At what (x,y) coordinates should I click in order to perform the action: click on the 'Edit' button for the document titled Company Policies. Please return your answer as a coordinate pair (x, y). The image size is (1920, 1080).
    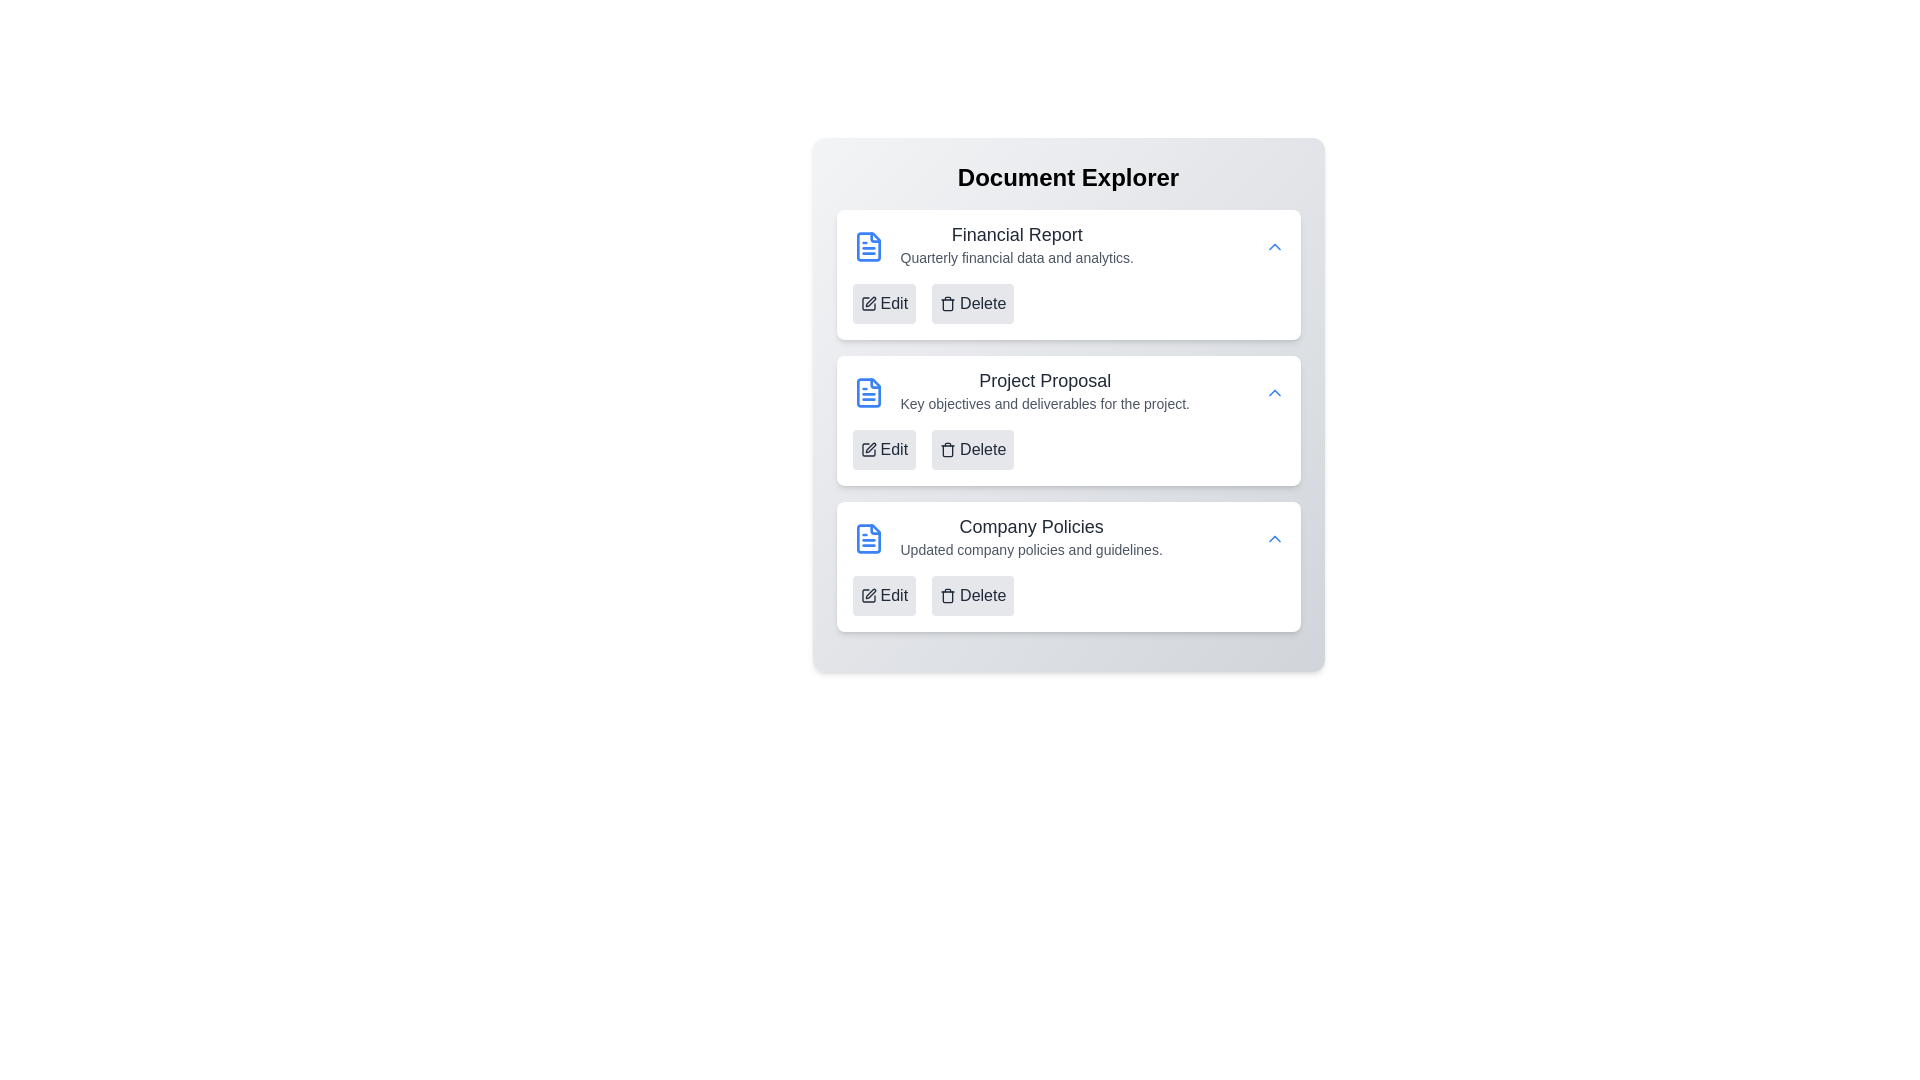
    Looking at the image, I should click on (883, 595).